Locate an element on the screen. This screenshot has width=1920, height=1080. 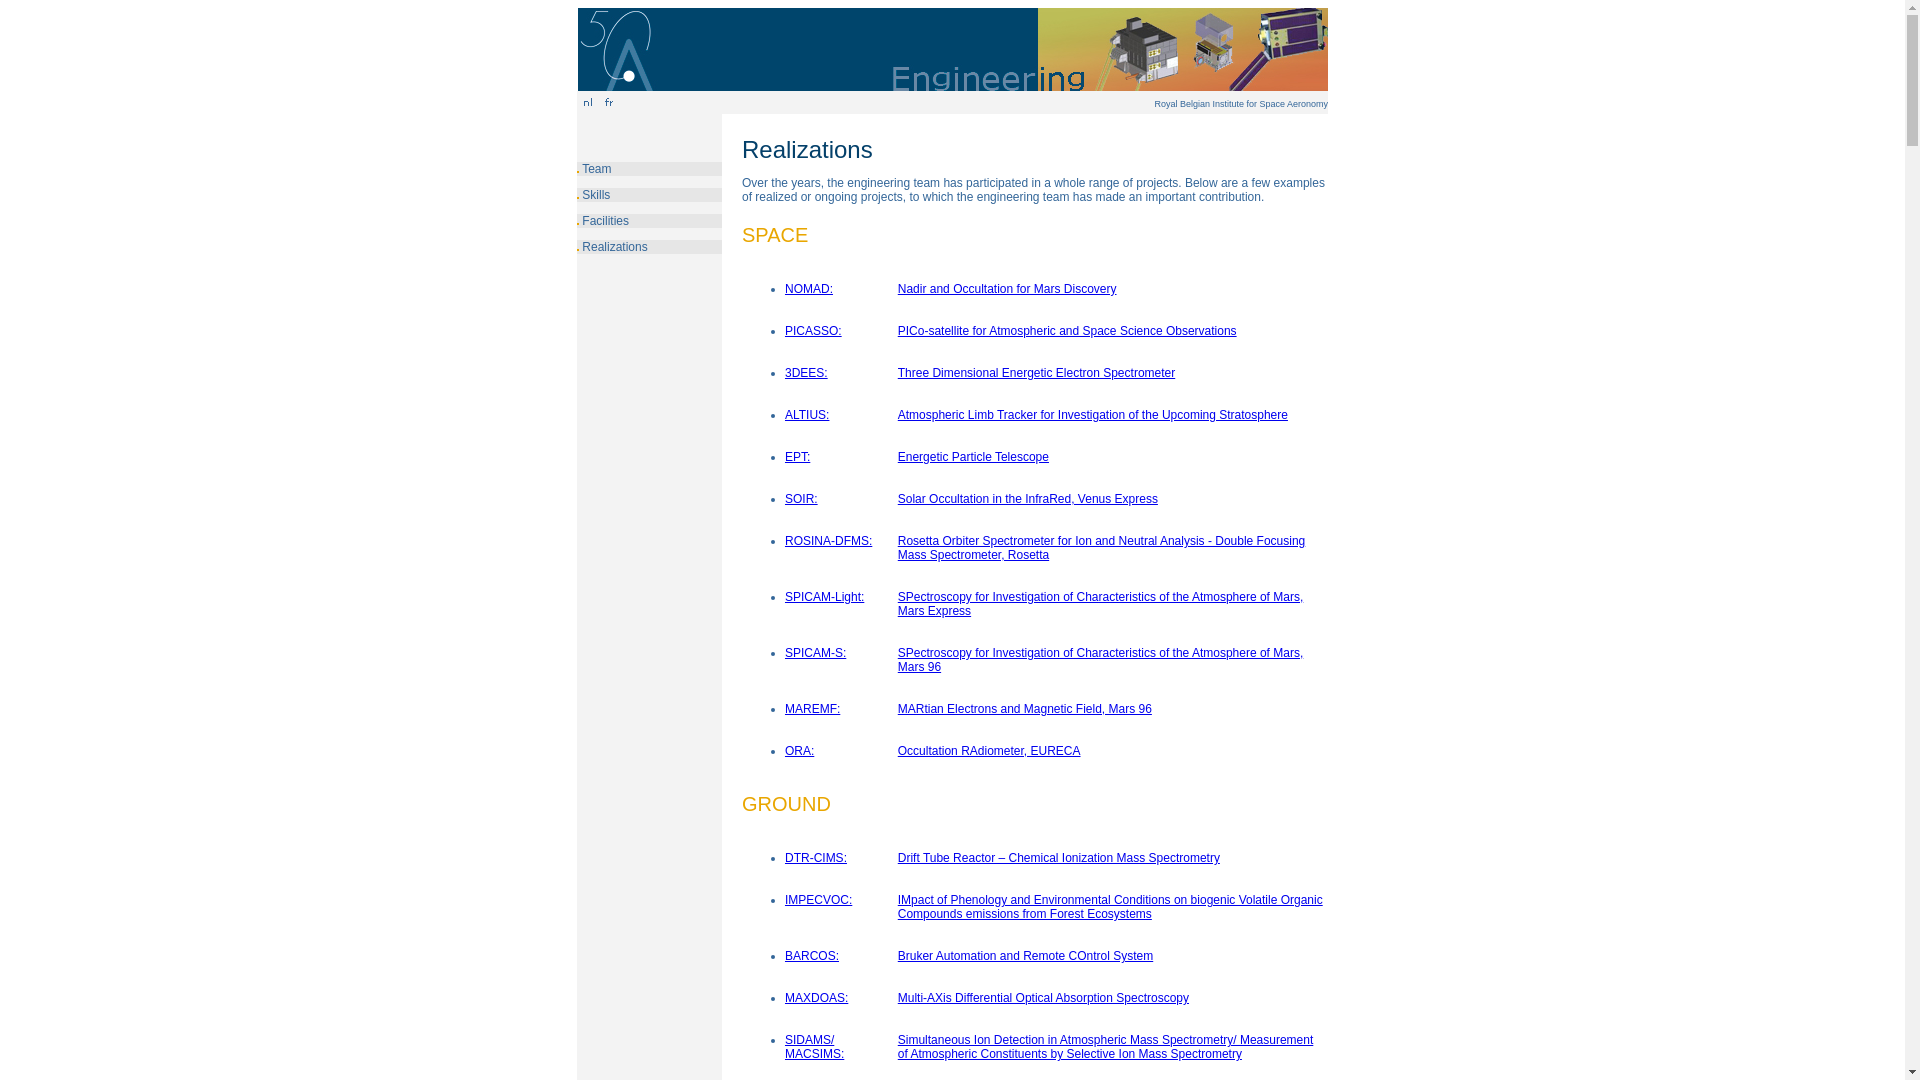
'SPICAM-Light:' is located at coordinates (824, 596).